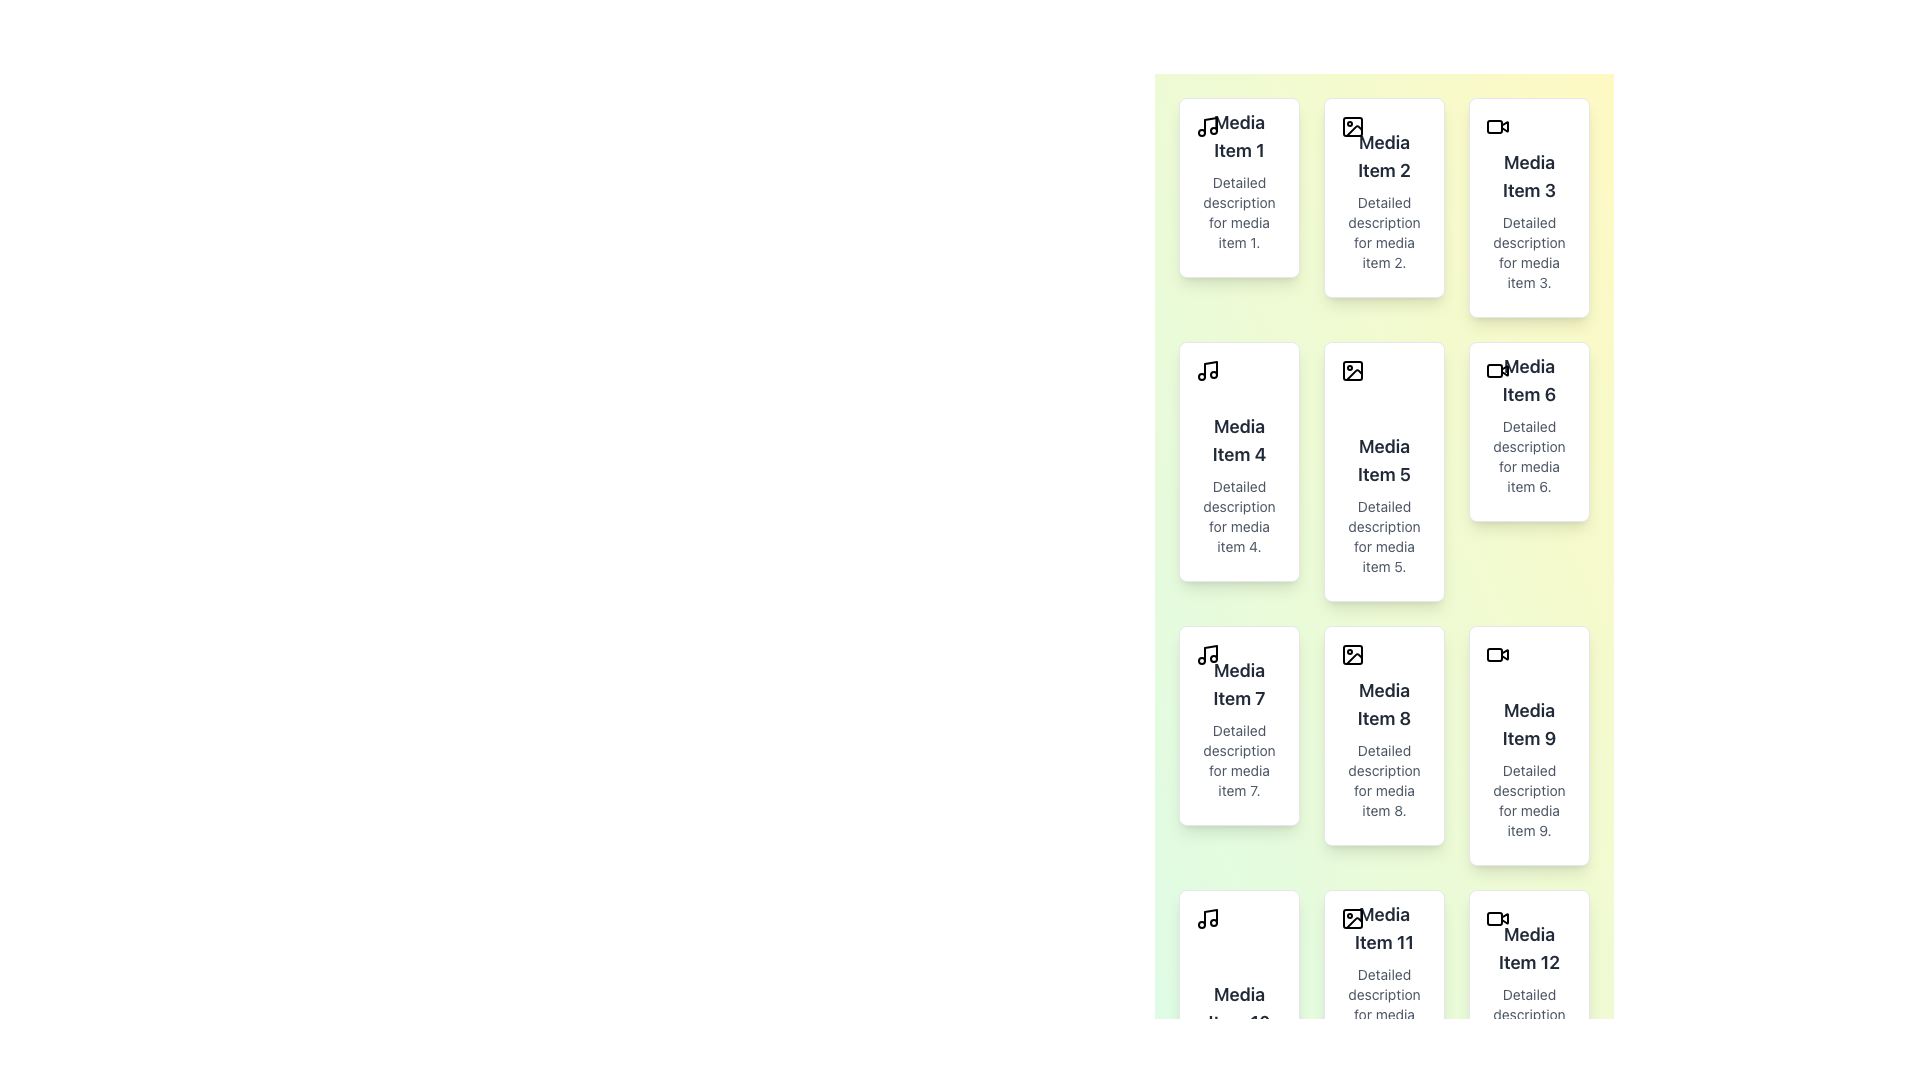 The image size is (1920, 1080). What do you see at coordinates (1238, 136) in the screenshot?
I see `title text displayed at the top of the first card in the grid layout, which serves as the primary identifier for the media item` at bounding box center [1238, 136].